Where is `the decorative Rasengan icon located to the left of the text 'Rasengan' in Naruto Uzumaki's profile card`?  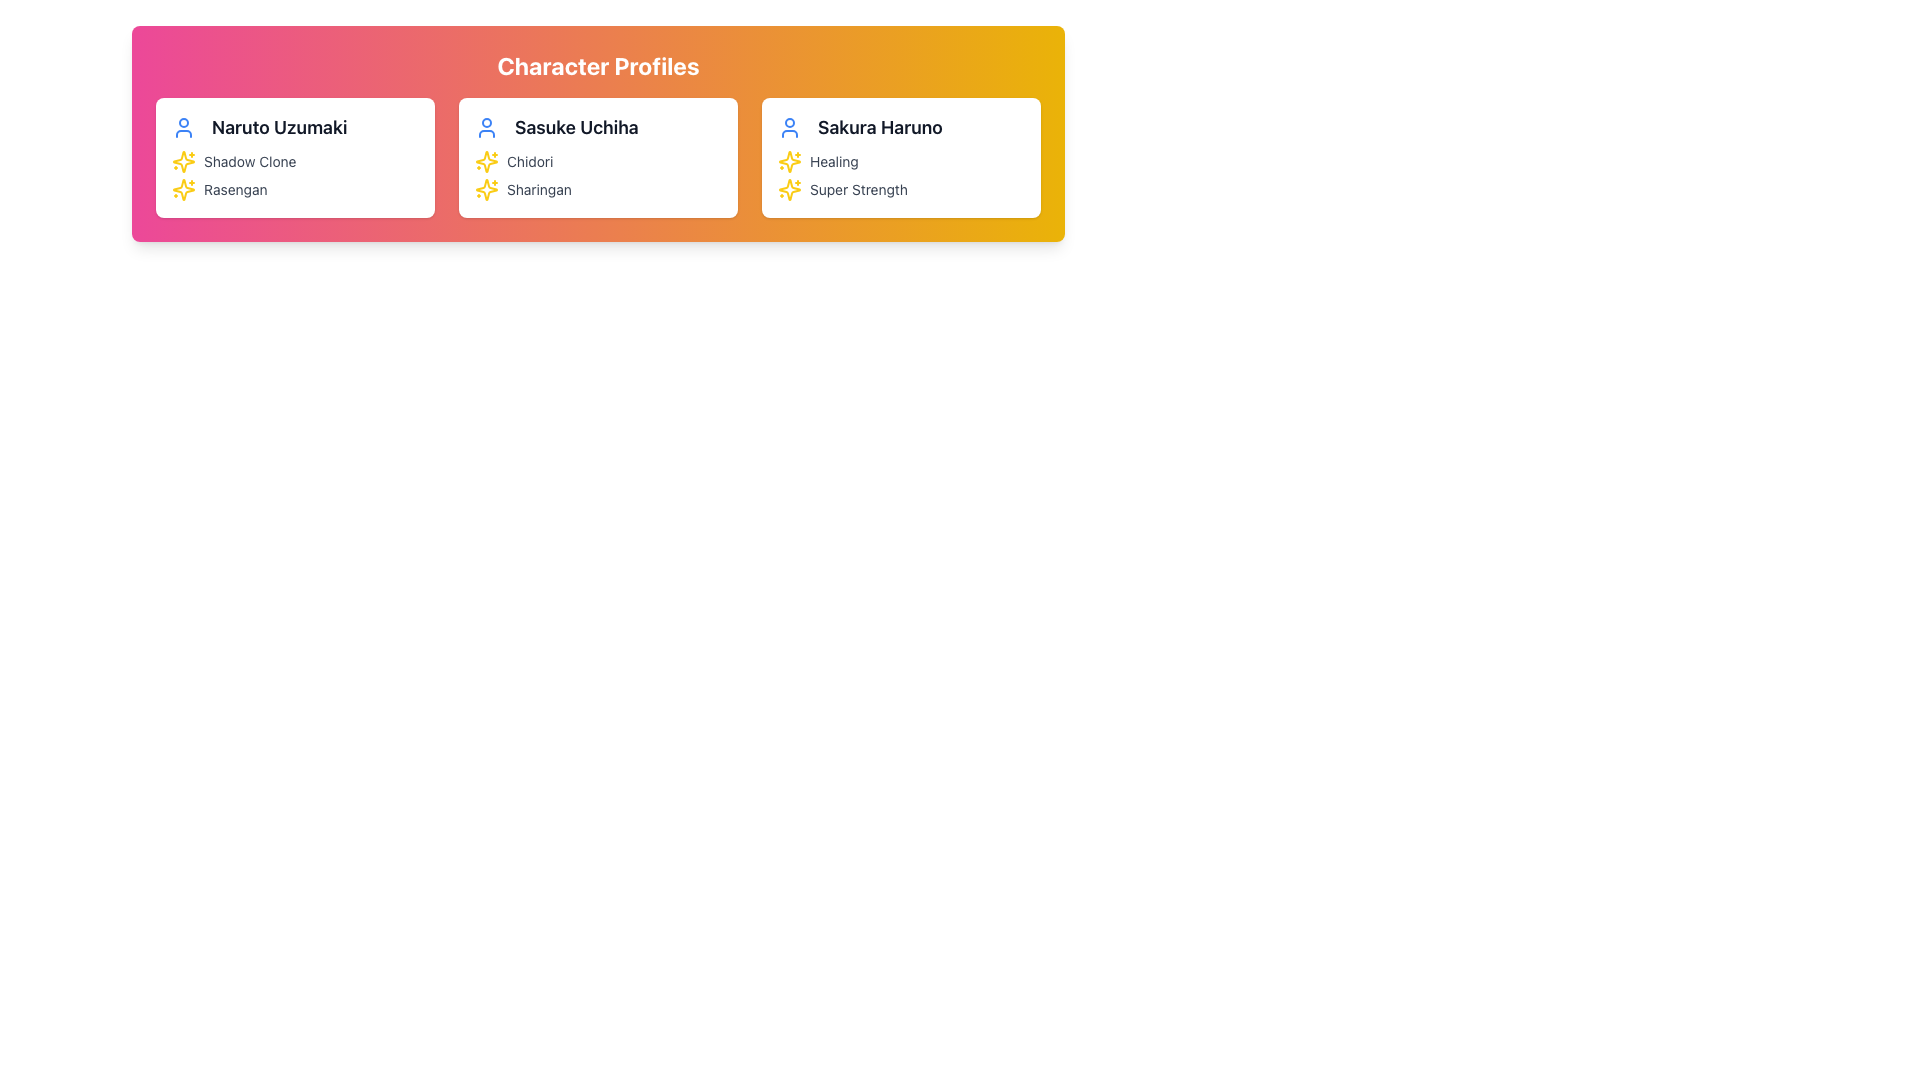
the decorative Rasengan icon located to the left of the text 'Rasengan' in Naruto Uzumaki's profile card is located at coordinates (183, 189).